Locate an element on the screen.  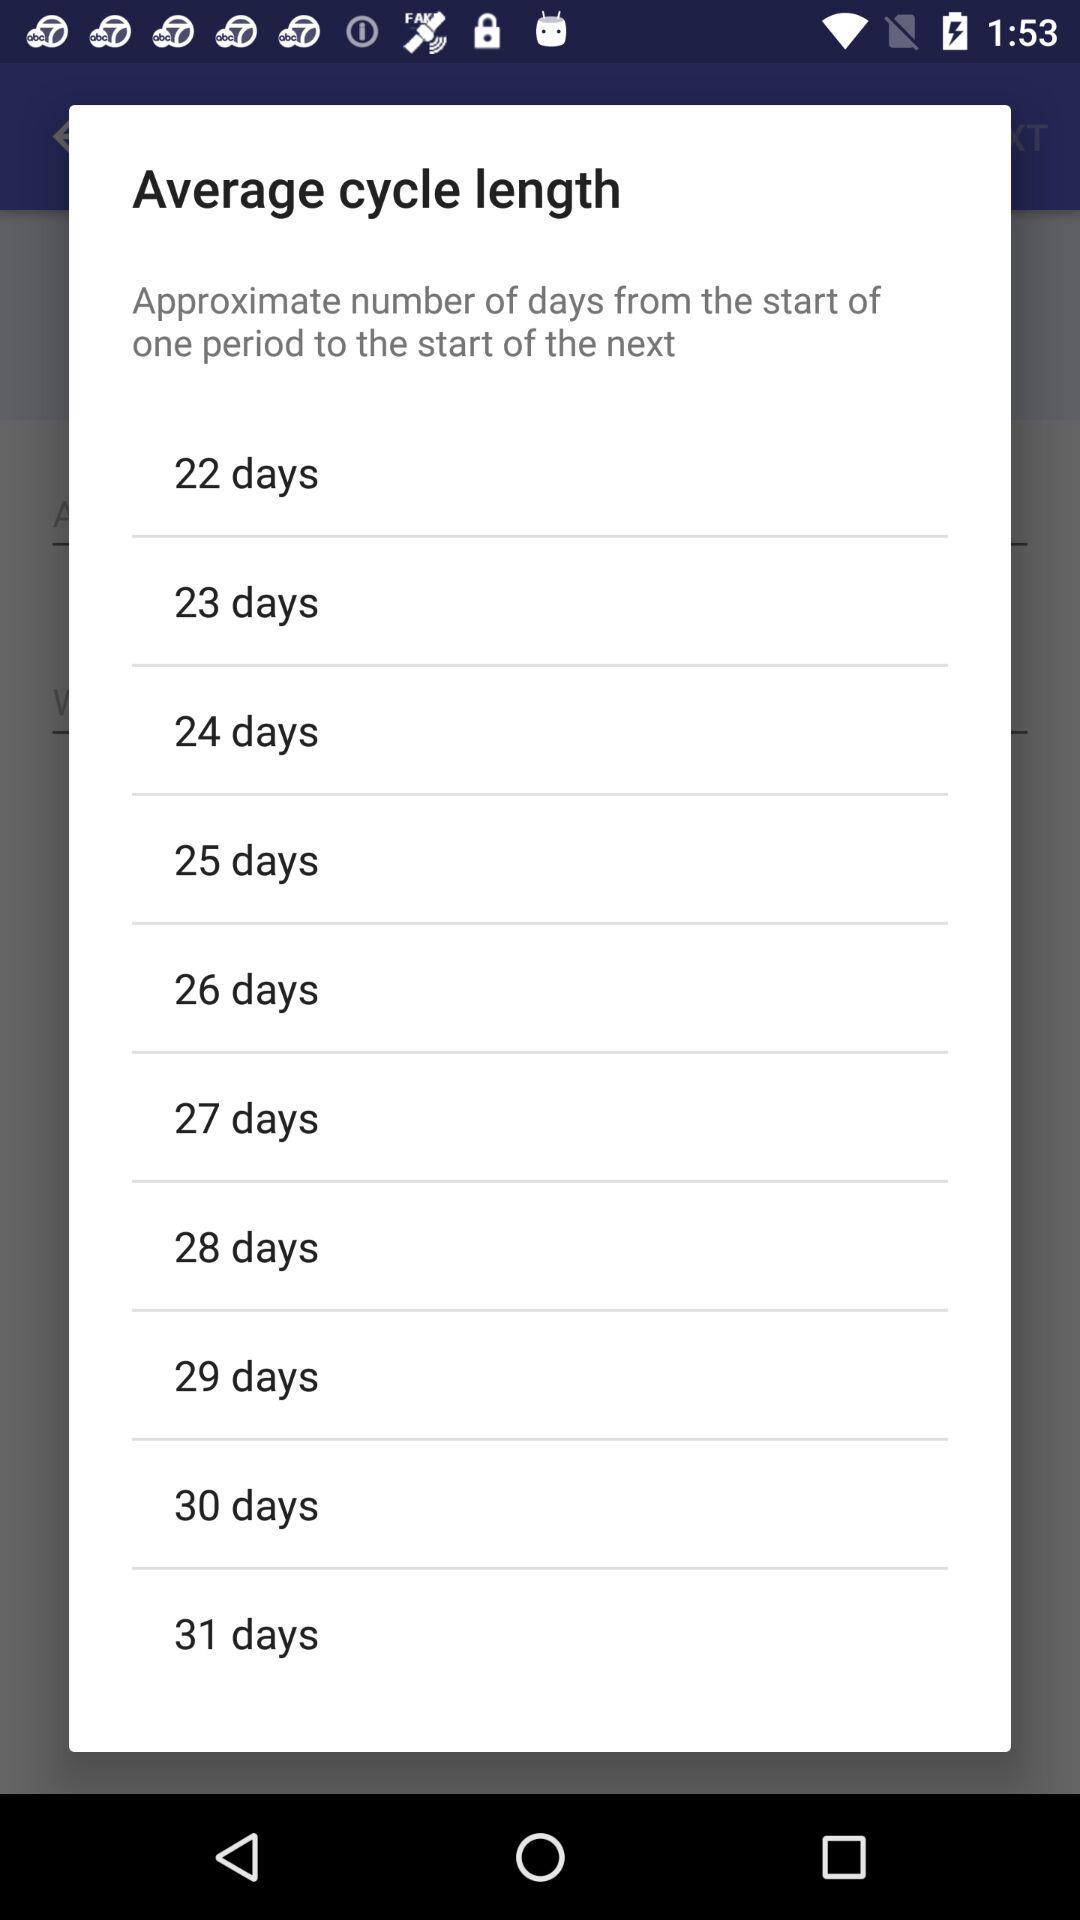
the item below the 24 days item is located at coordinates (540, 858).